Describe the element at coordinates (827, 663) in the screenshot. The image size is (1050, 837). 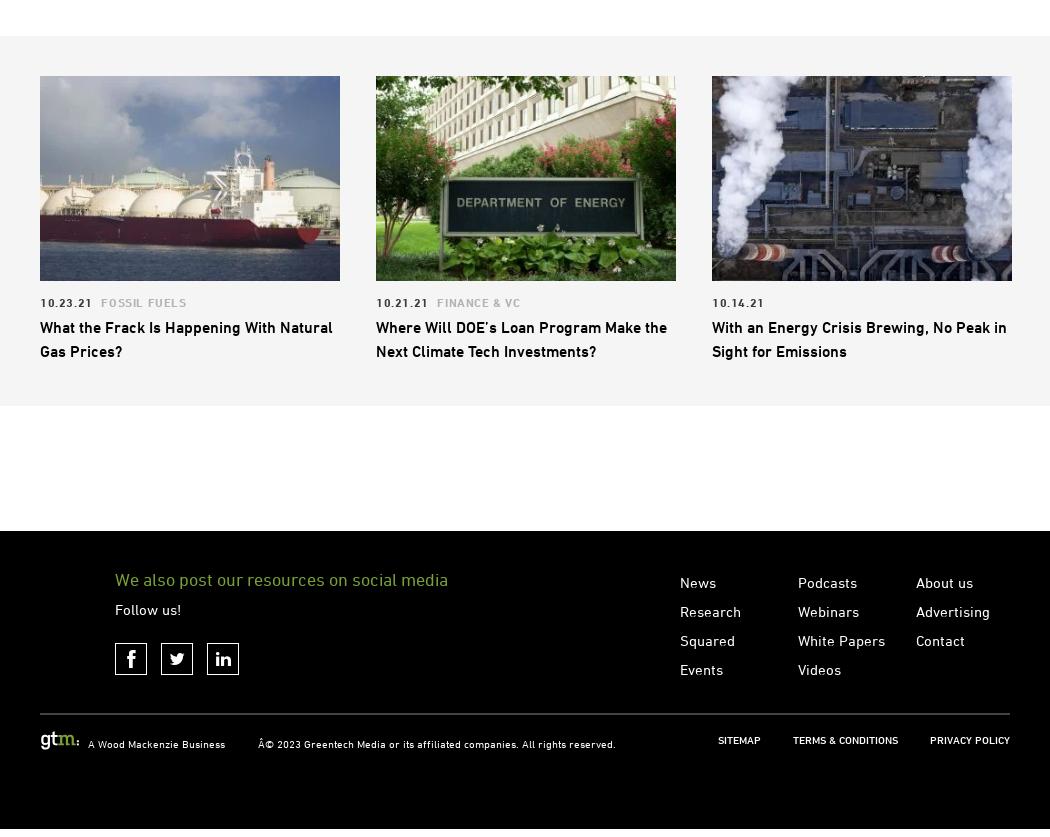
I see `'Podcasts'` at that location.